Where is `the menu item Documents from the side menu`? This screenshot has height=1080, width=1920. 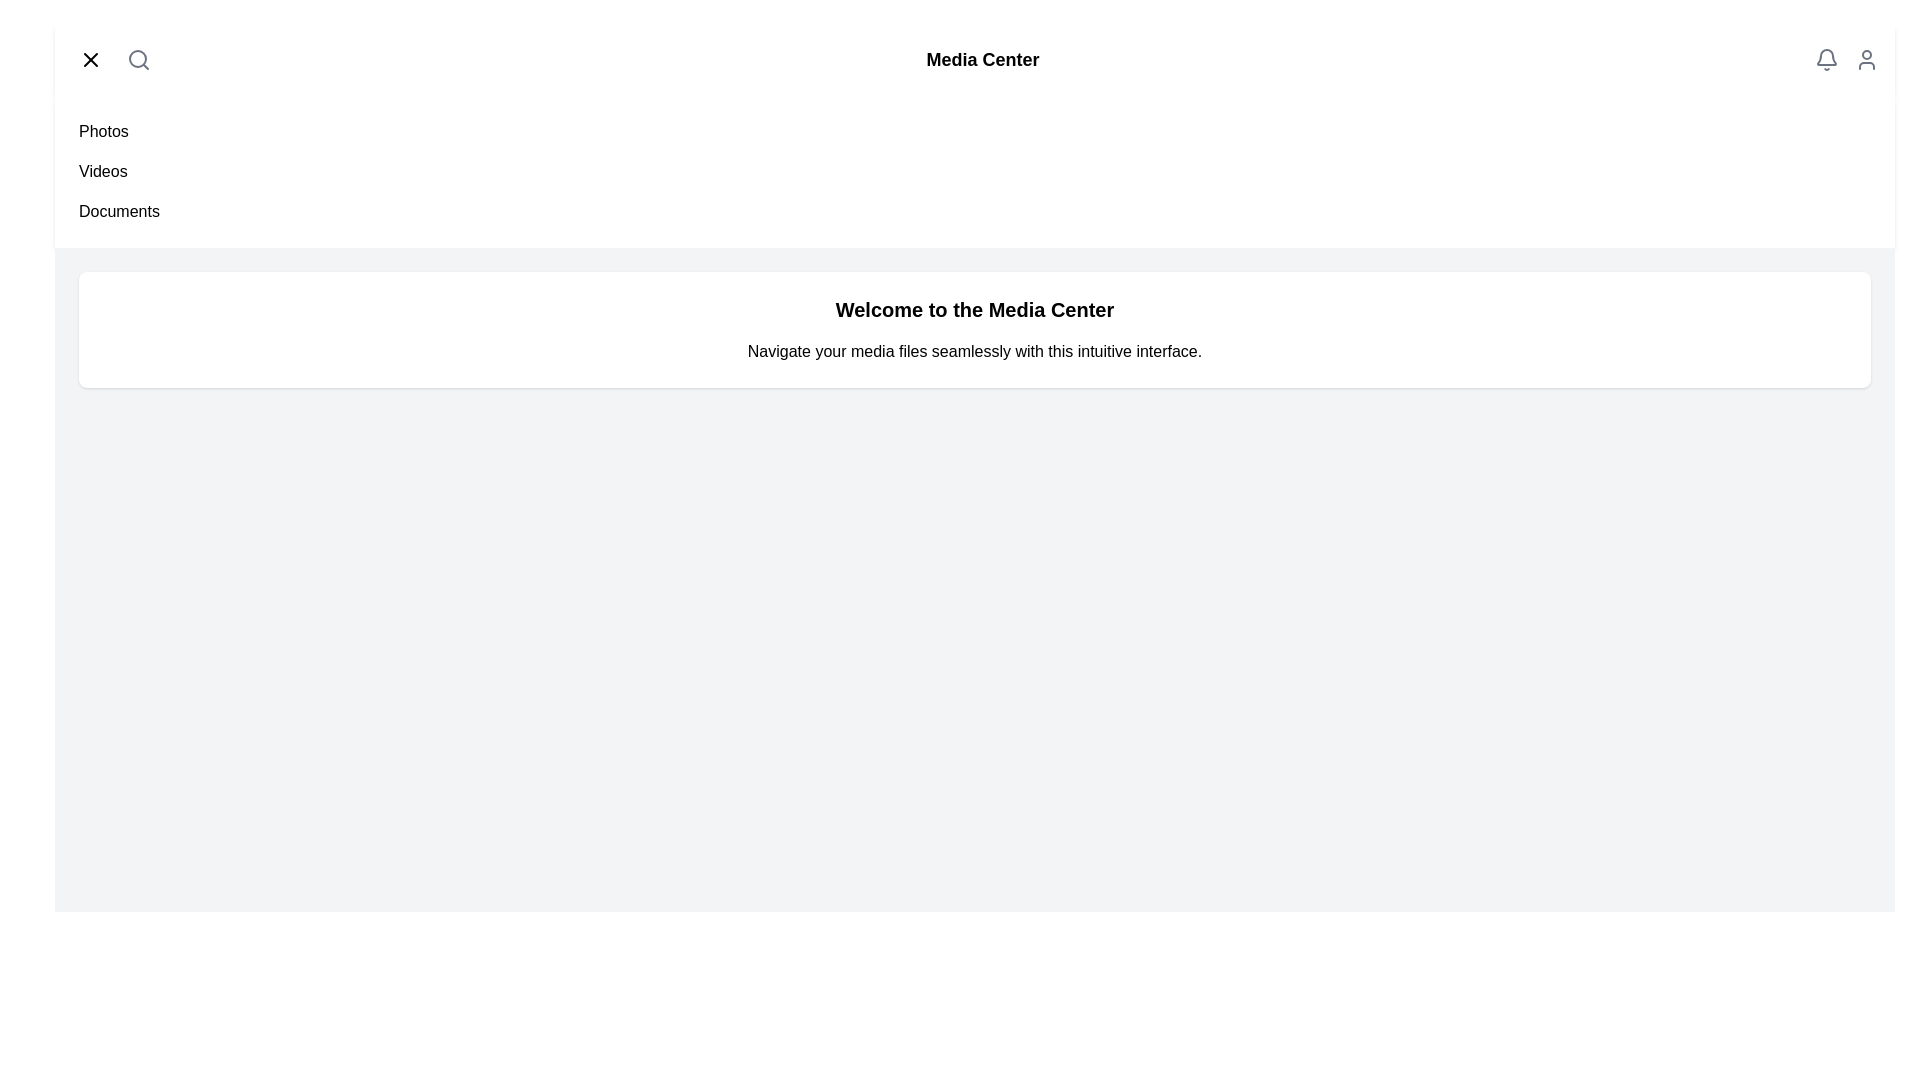 the menu item Documents from the side menu is located at coordinates (118, 212).